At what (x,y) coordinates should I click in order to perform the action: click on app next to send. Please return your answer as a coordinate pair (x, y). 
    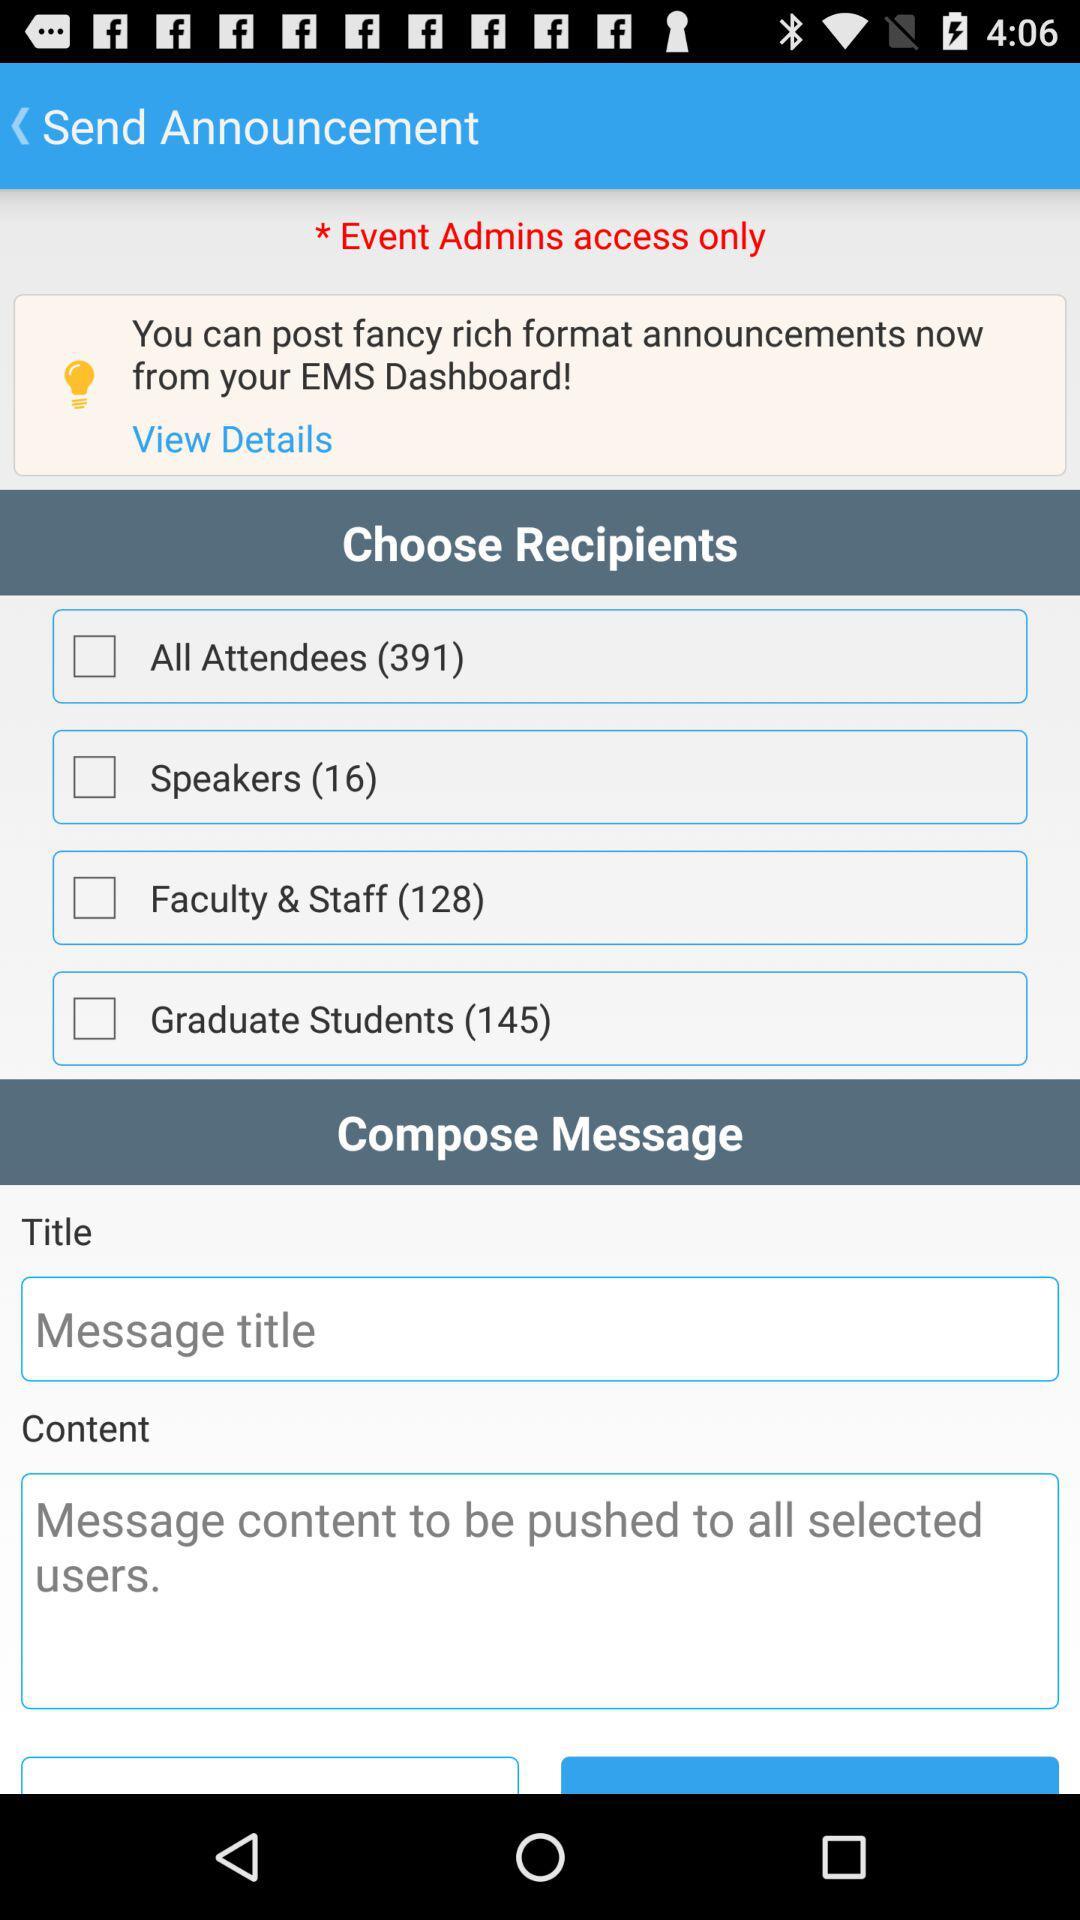
    Looking at the image, I should click on (270, 1775).